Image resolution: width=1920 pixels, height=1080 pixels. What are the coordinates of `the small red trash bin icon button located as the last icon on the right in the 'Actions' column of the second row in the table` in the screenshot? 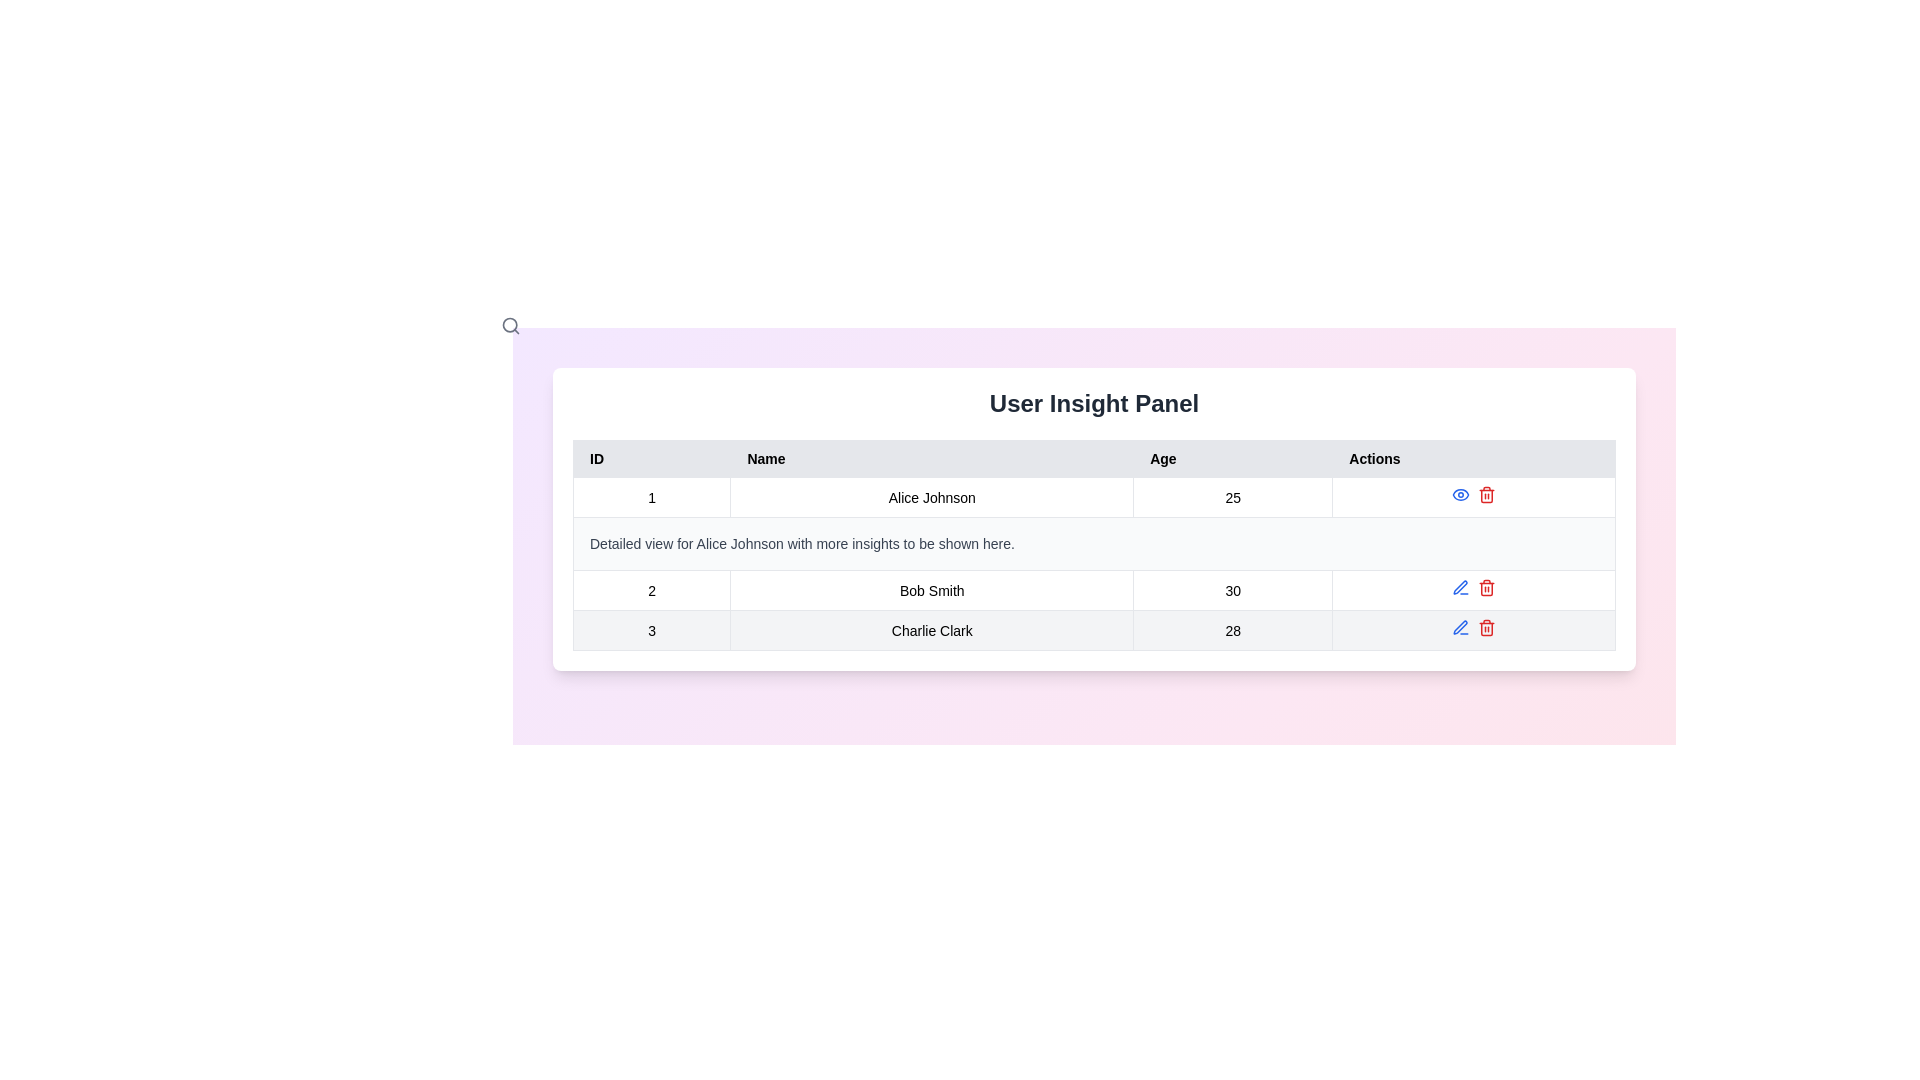 It's located at (1487, 586).